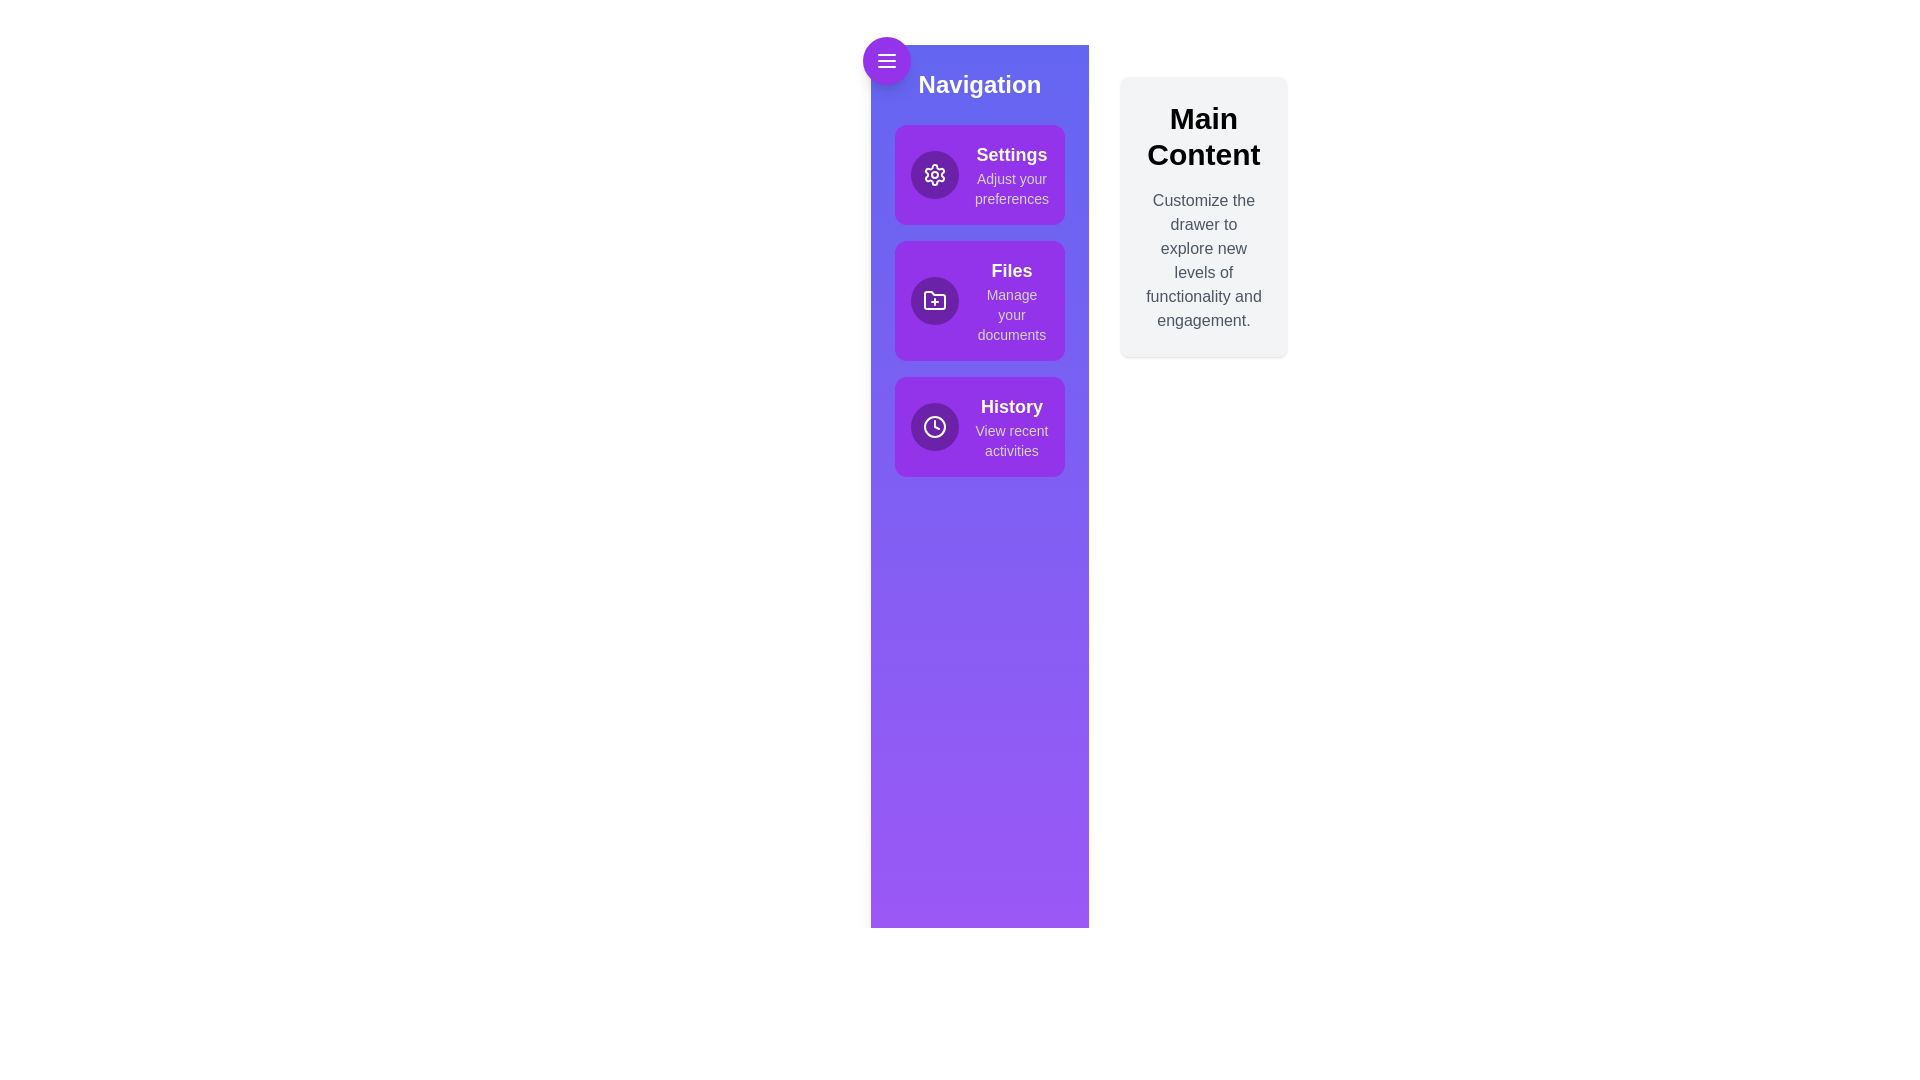  I want to click on the 'History' section to view recent activities, so click(979, 426).